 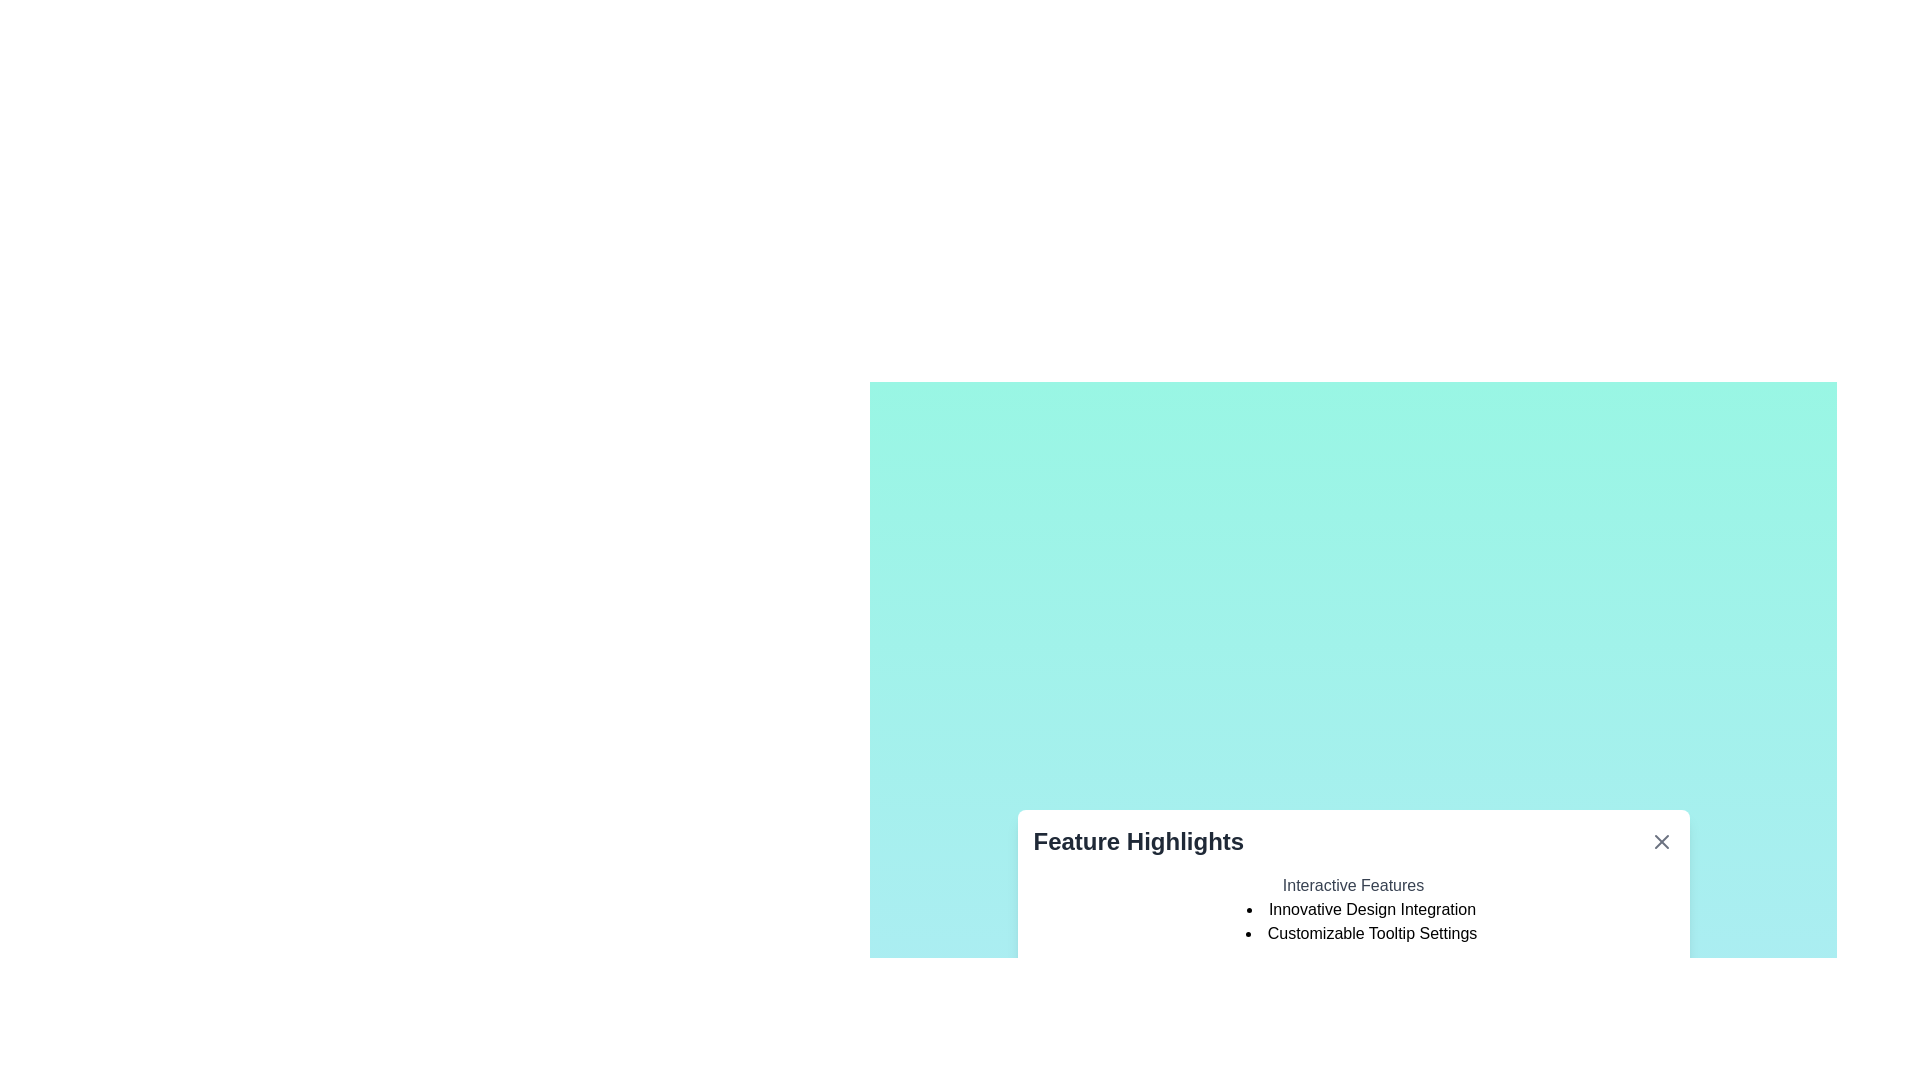 What do you see at coordinates (1360, 910) in the screenshot?
I see `the static text 'Innovative Design Integration' which is the first item in the bulleted list under 'Interactive Features' in the 'Feature Highlights' section` at bounding box center [1360, 910].